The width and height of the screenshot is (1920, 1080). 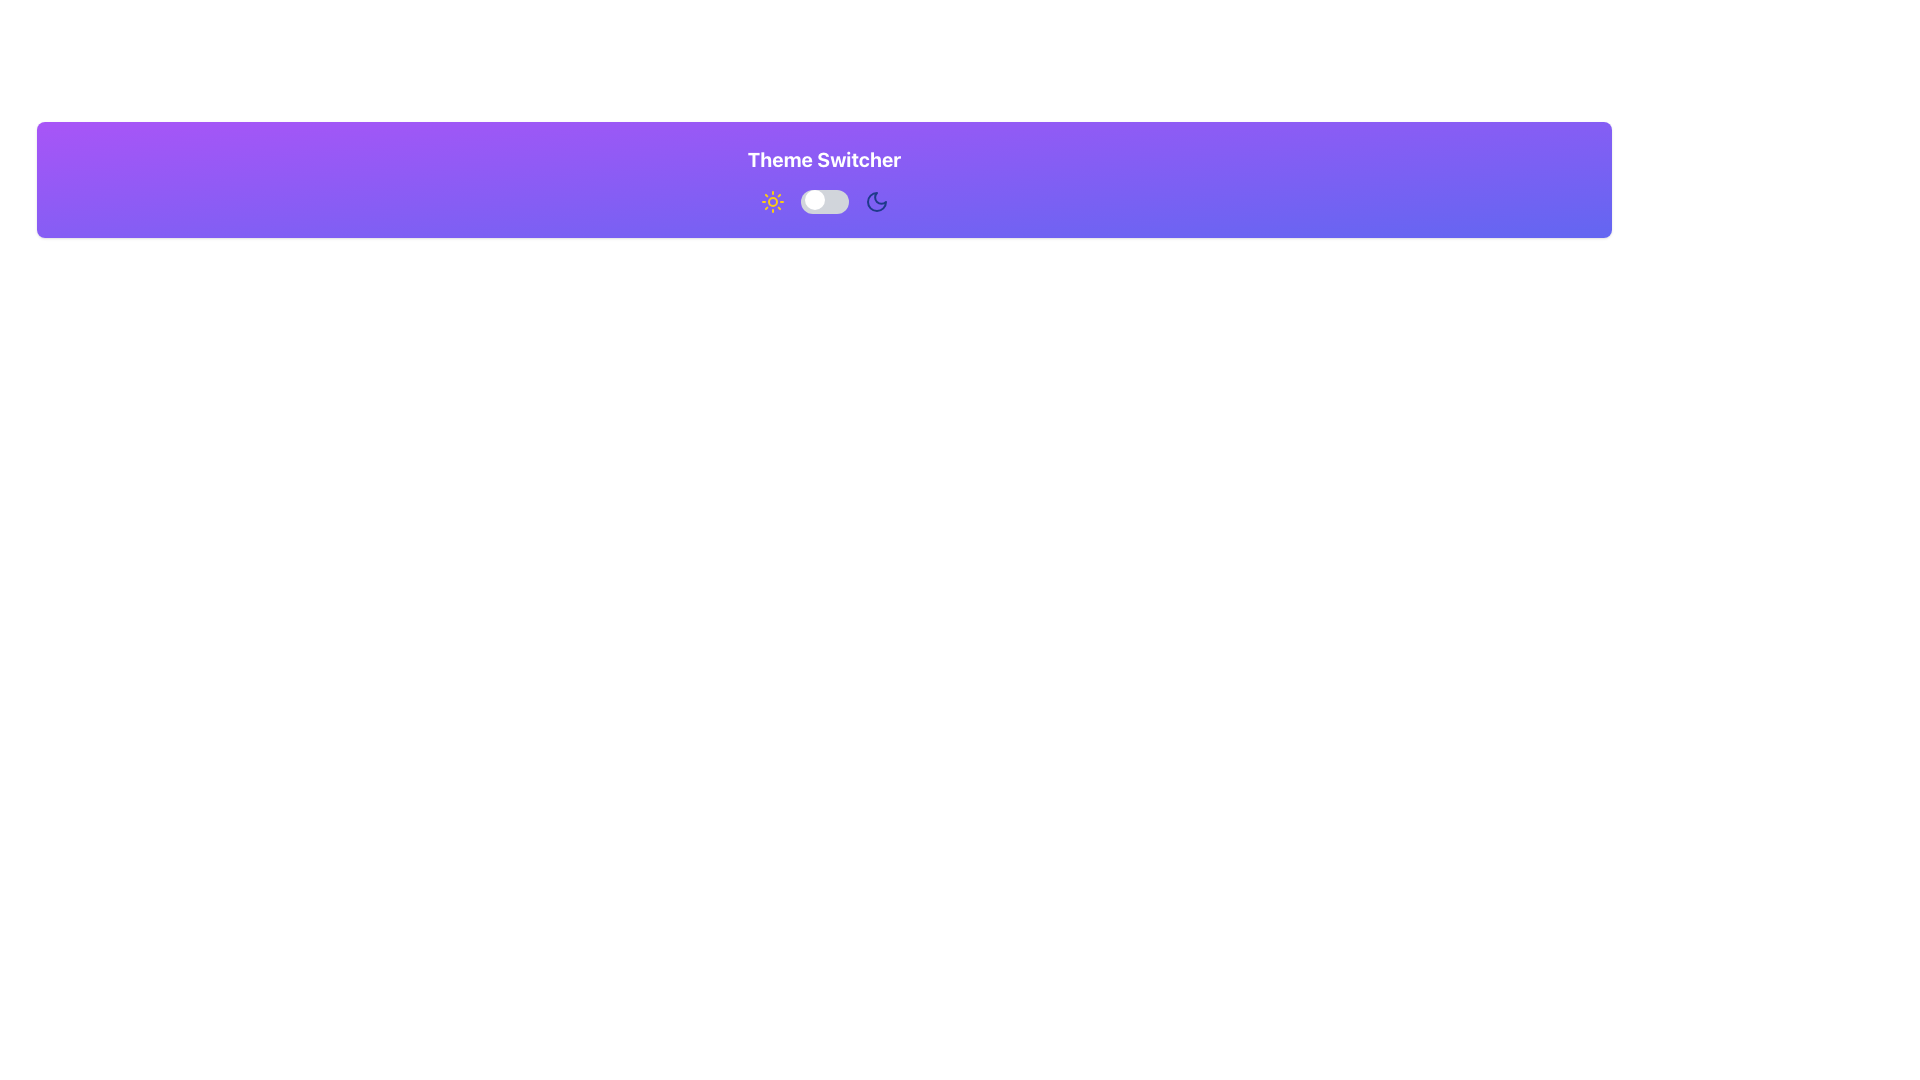 I want to click on the sun icon in the theme switcher interface, so click(x=771, y=201).